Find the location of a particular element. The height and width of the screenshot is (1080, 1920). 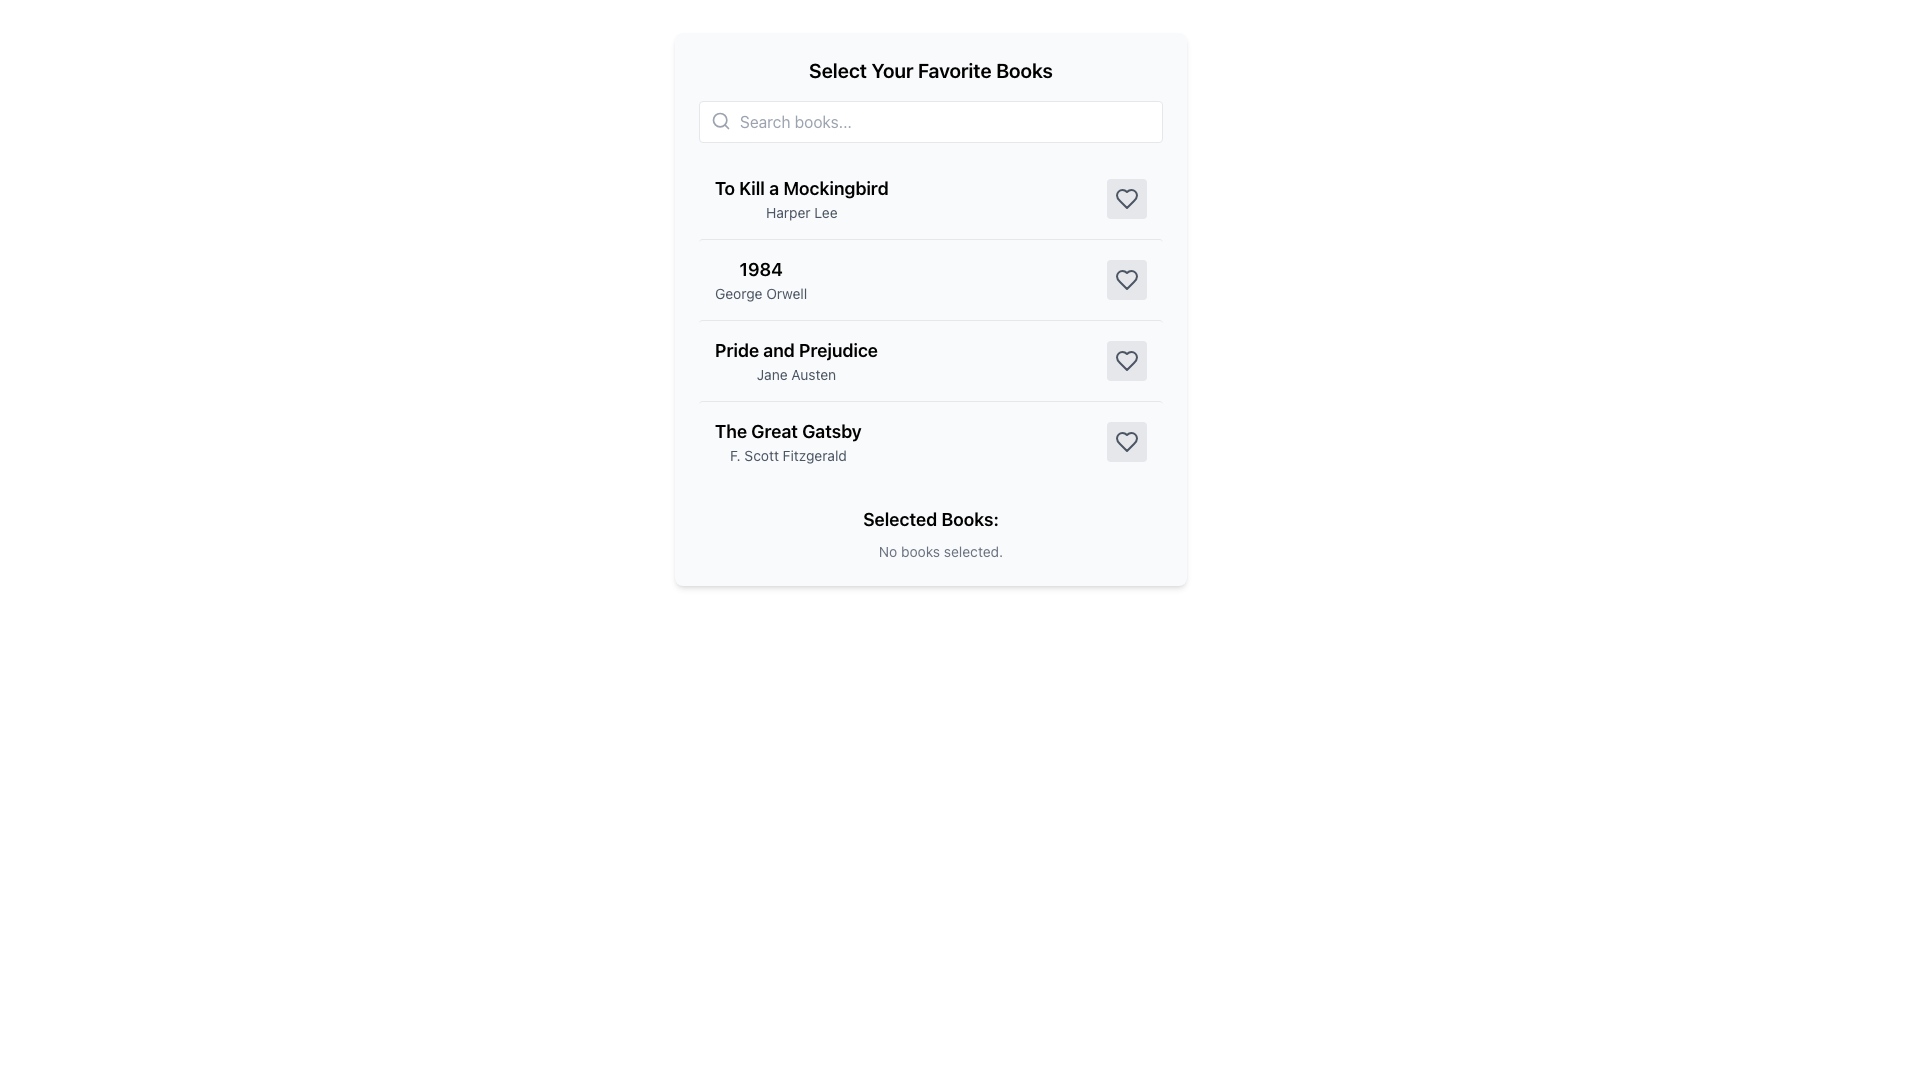

the Text label indicating that no books have been marked as selected by the user, positioned below the 'Selected Books:' text is located at coordinates (930, 551).